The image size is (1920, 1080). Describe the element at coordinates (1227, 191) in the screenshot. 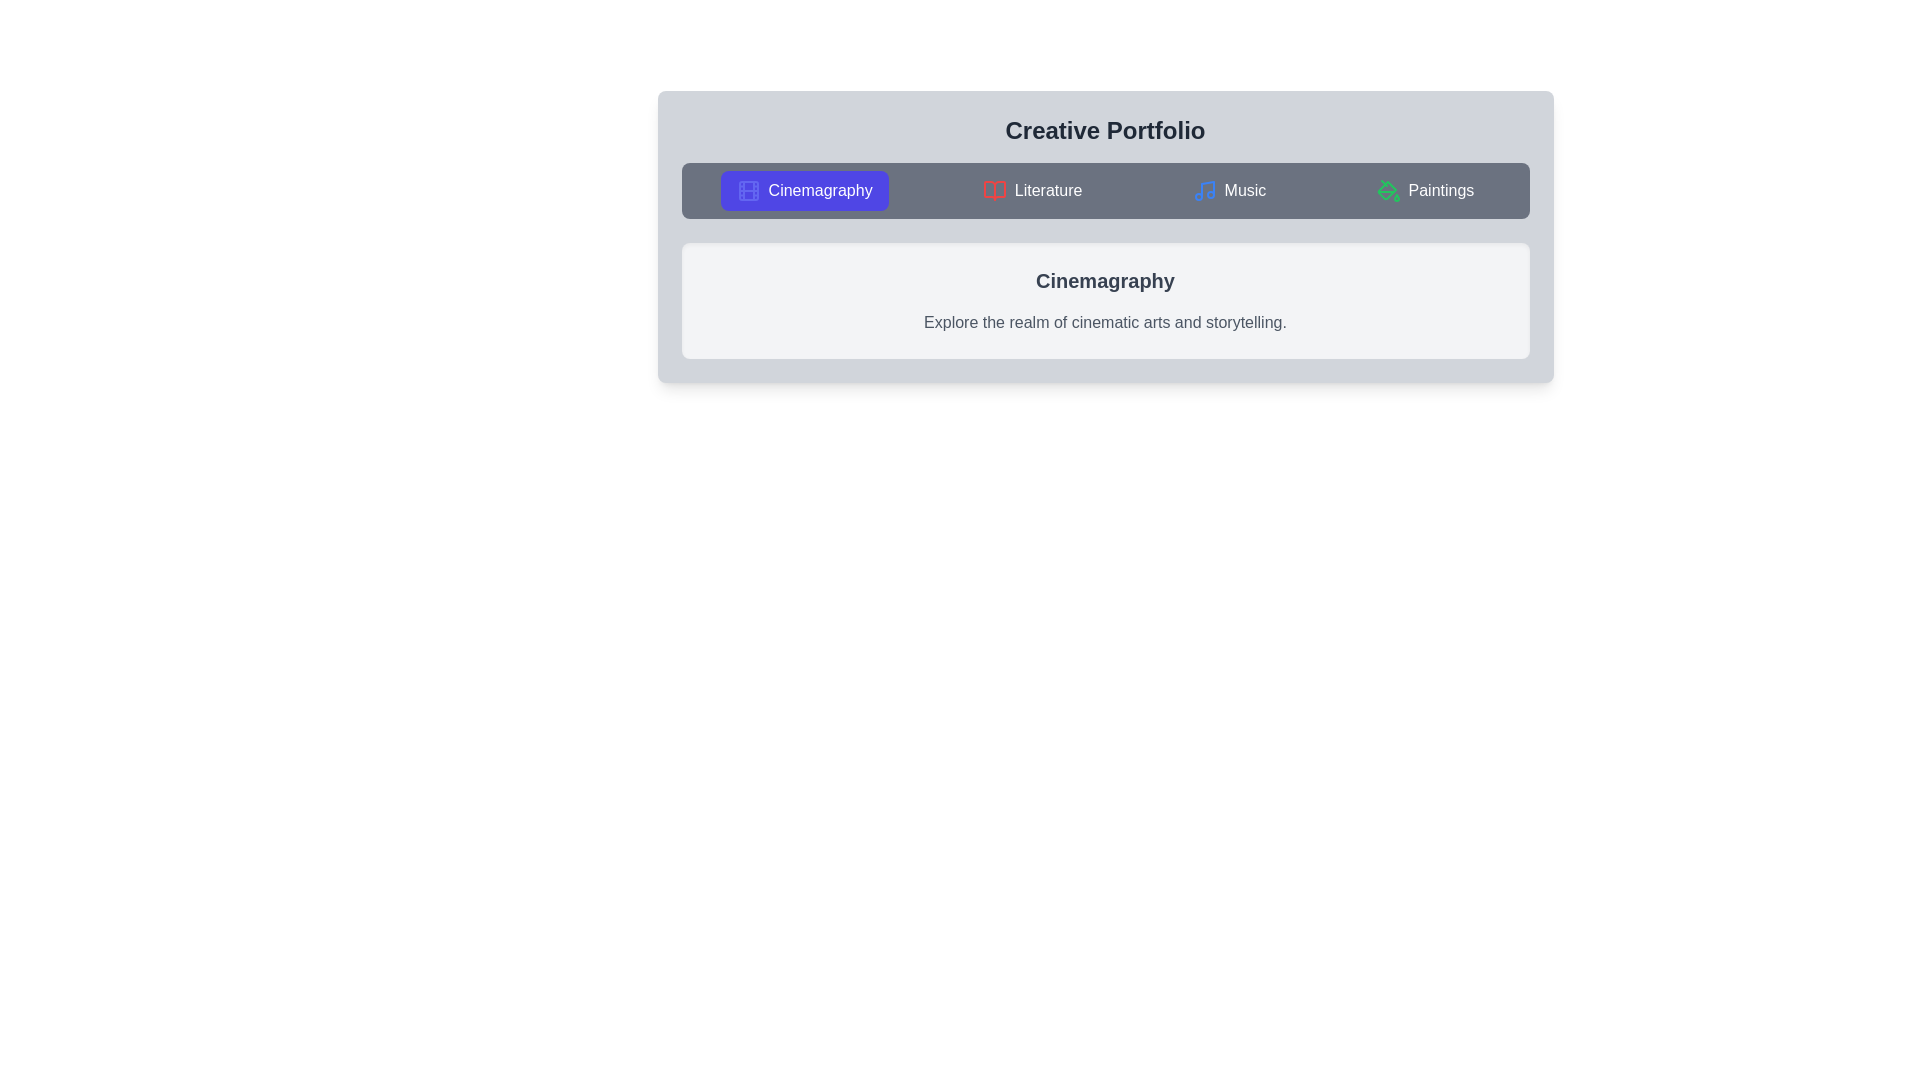

I see `the tab labeled Music and observe its content` at that location.